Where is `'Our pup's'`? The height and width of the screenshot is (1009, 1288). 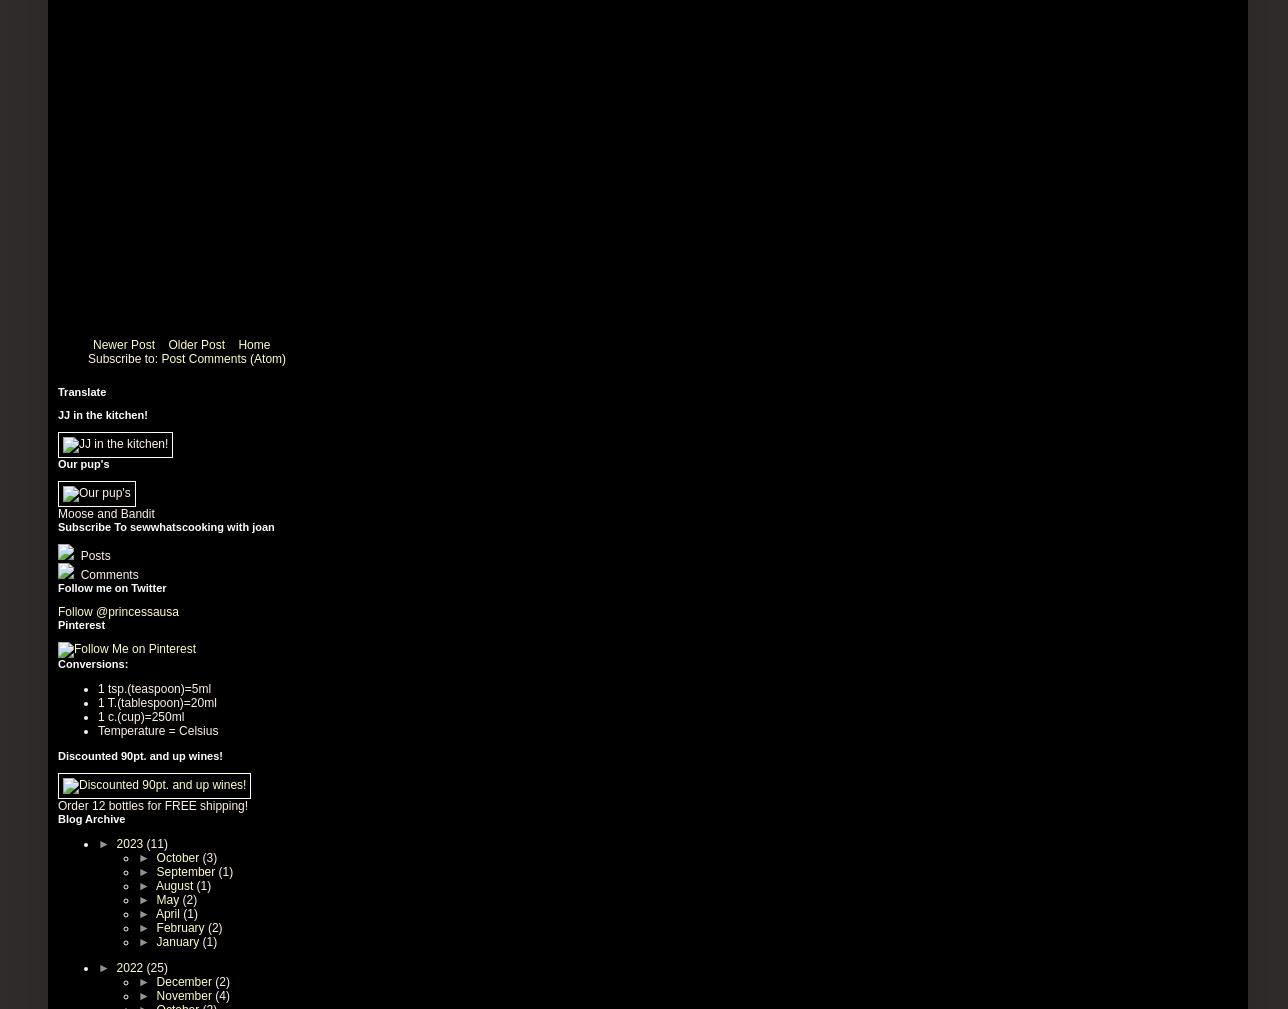
'Our pup's' is located at coordinates (83, 462).